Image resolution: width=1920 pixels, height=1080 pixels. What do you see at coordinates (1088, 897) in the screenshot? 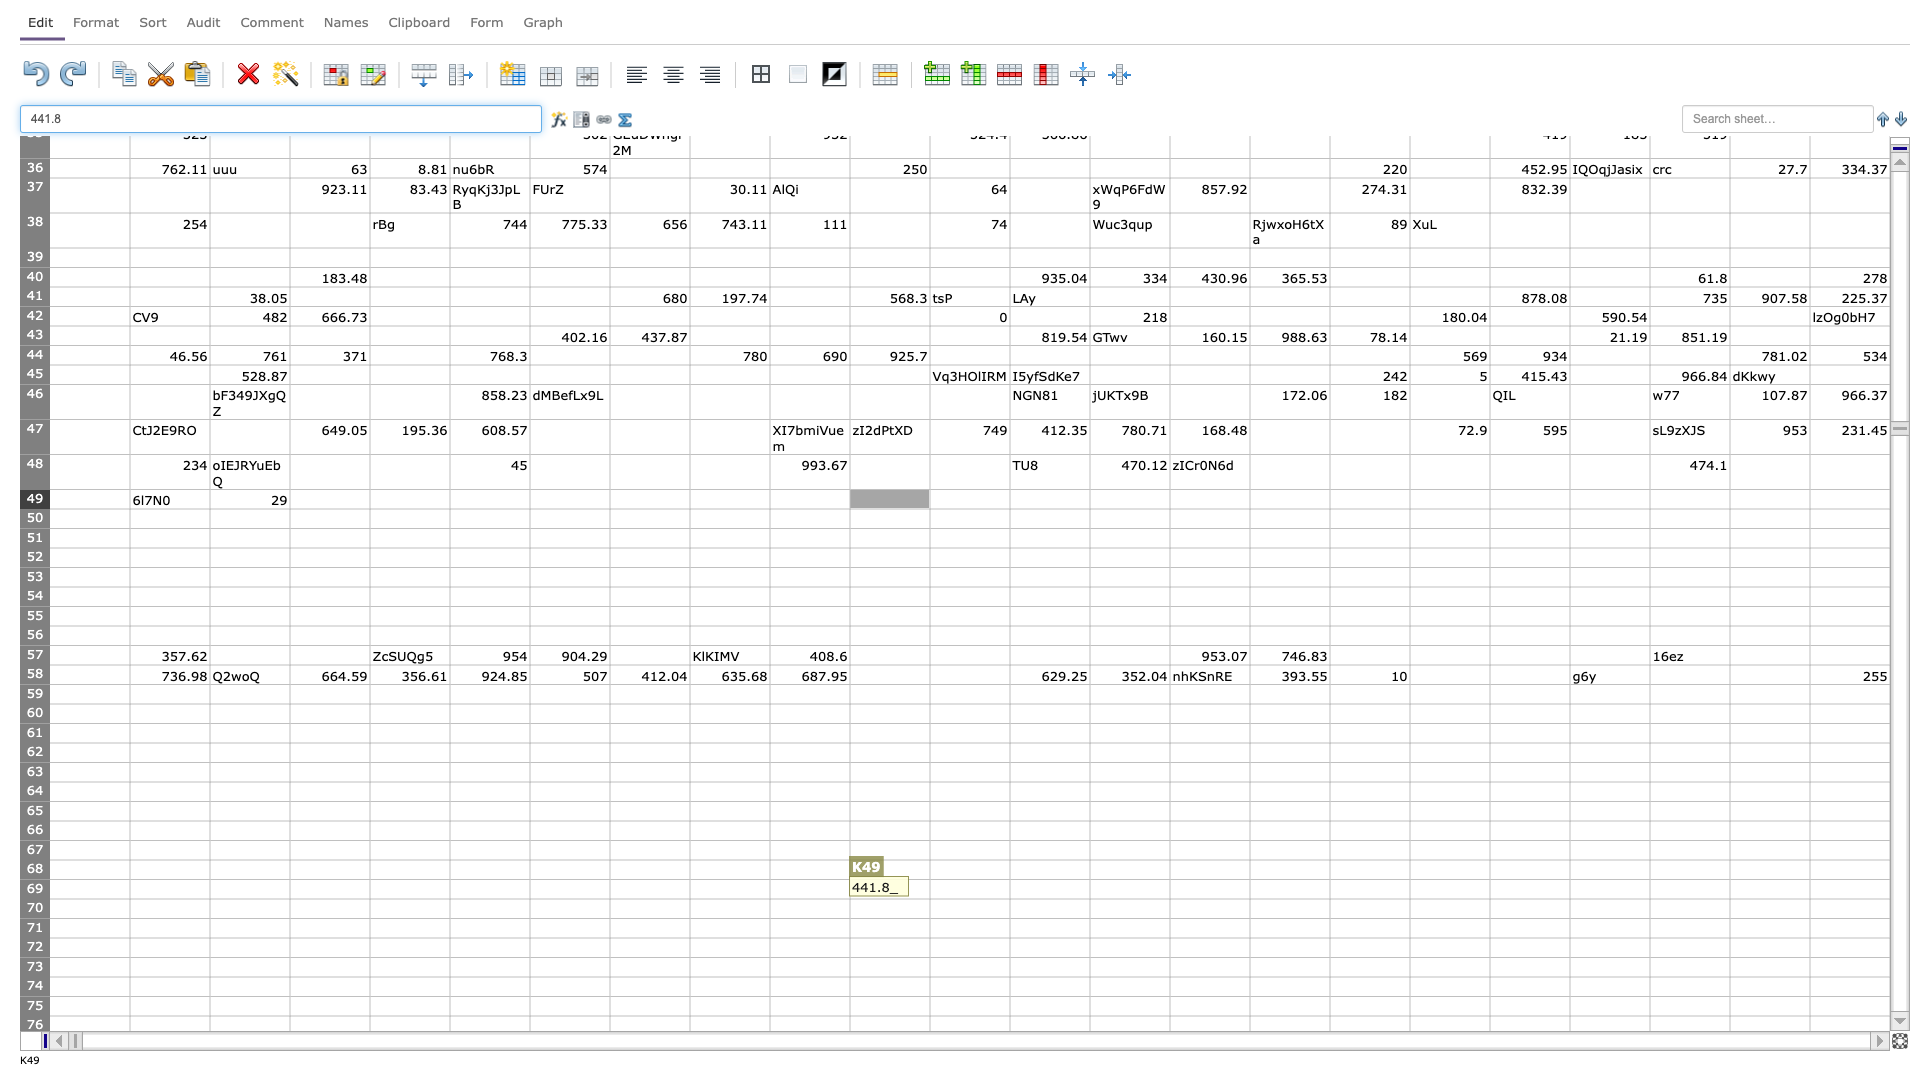
I see `Bottom right of cell M69` at bounding box center [1088, 897].